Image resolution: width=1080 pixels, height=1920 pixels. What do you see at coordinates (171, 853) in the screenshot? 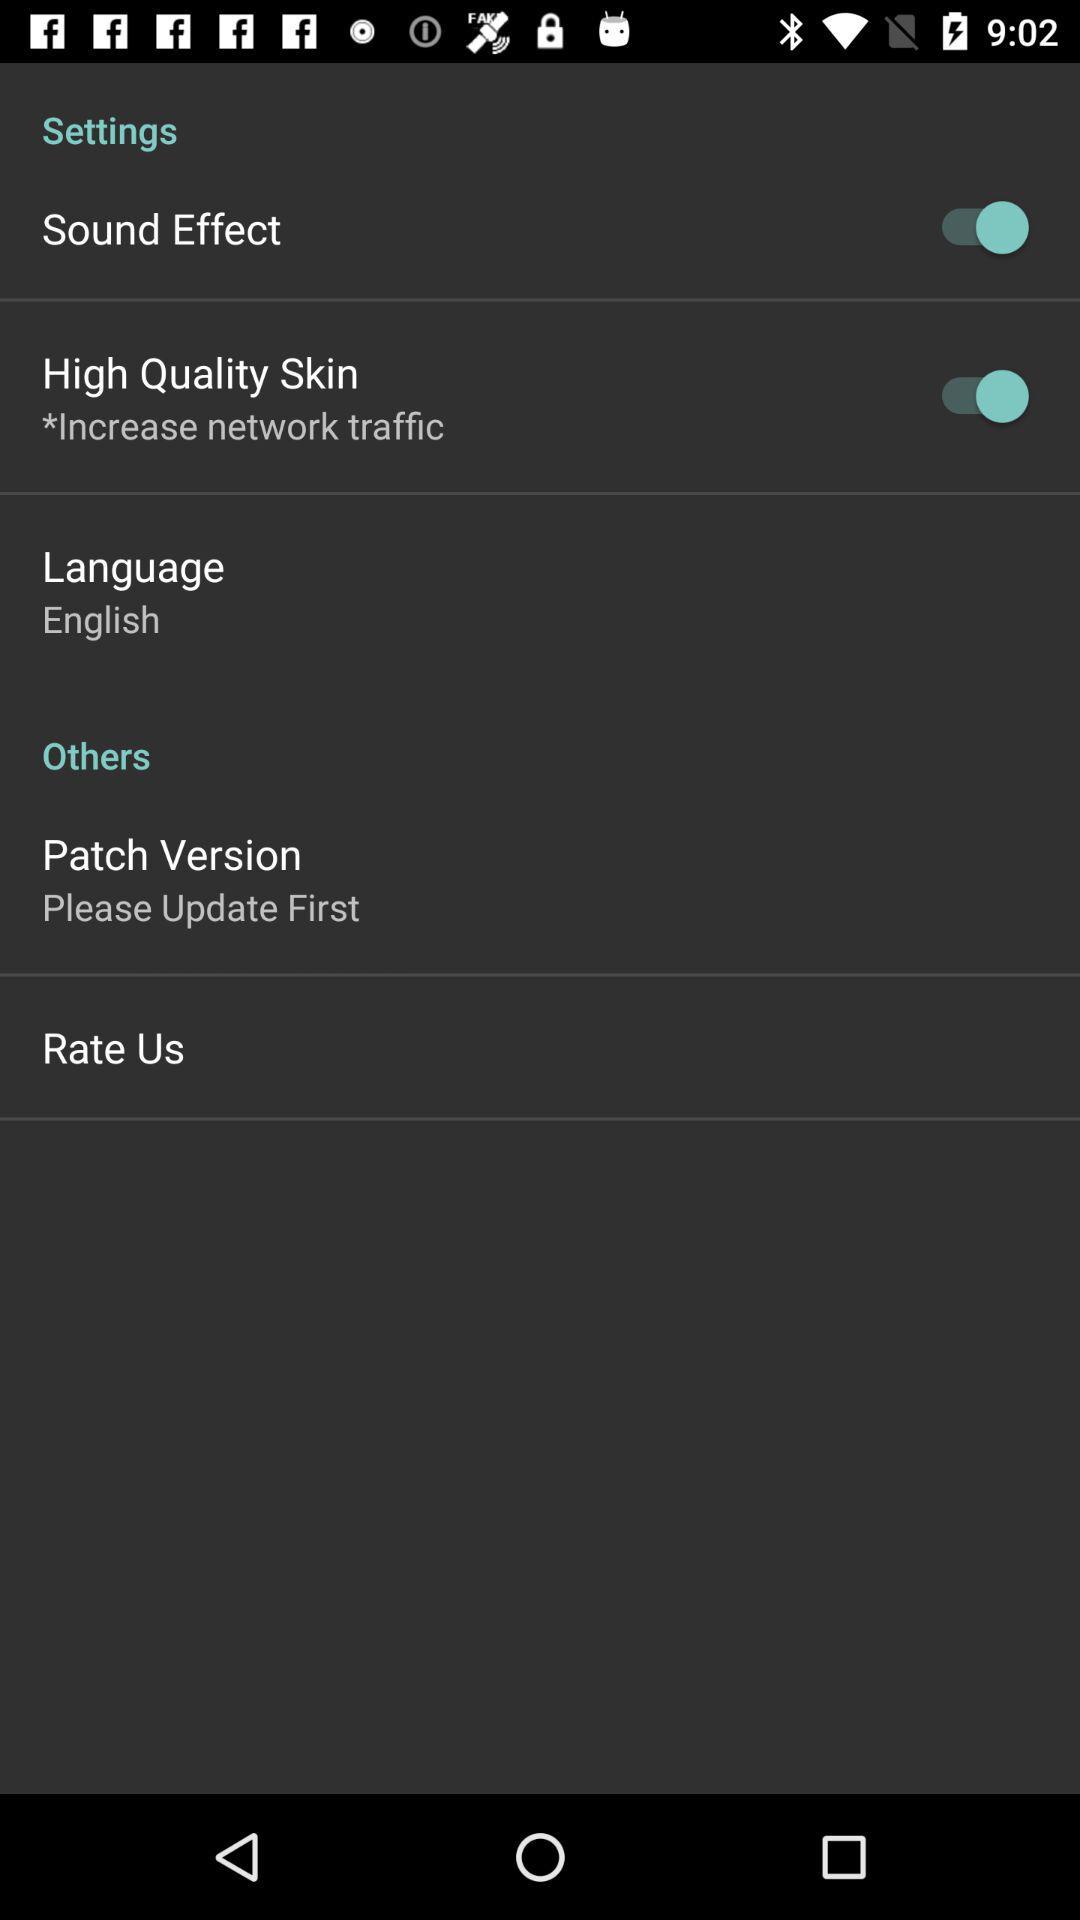
I see `the icon below the others item` at bounding box center [171, 853].